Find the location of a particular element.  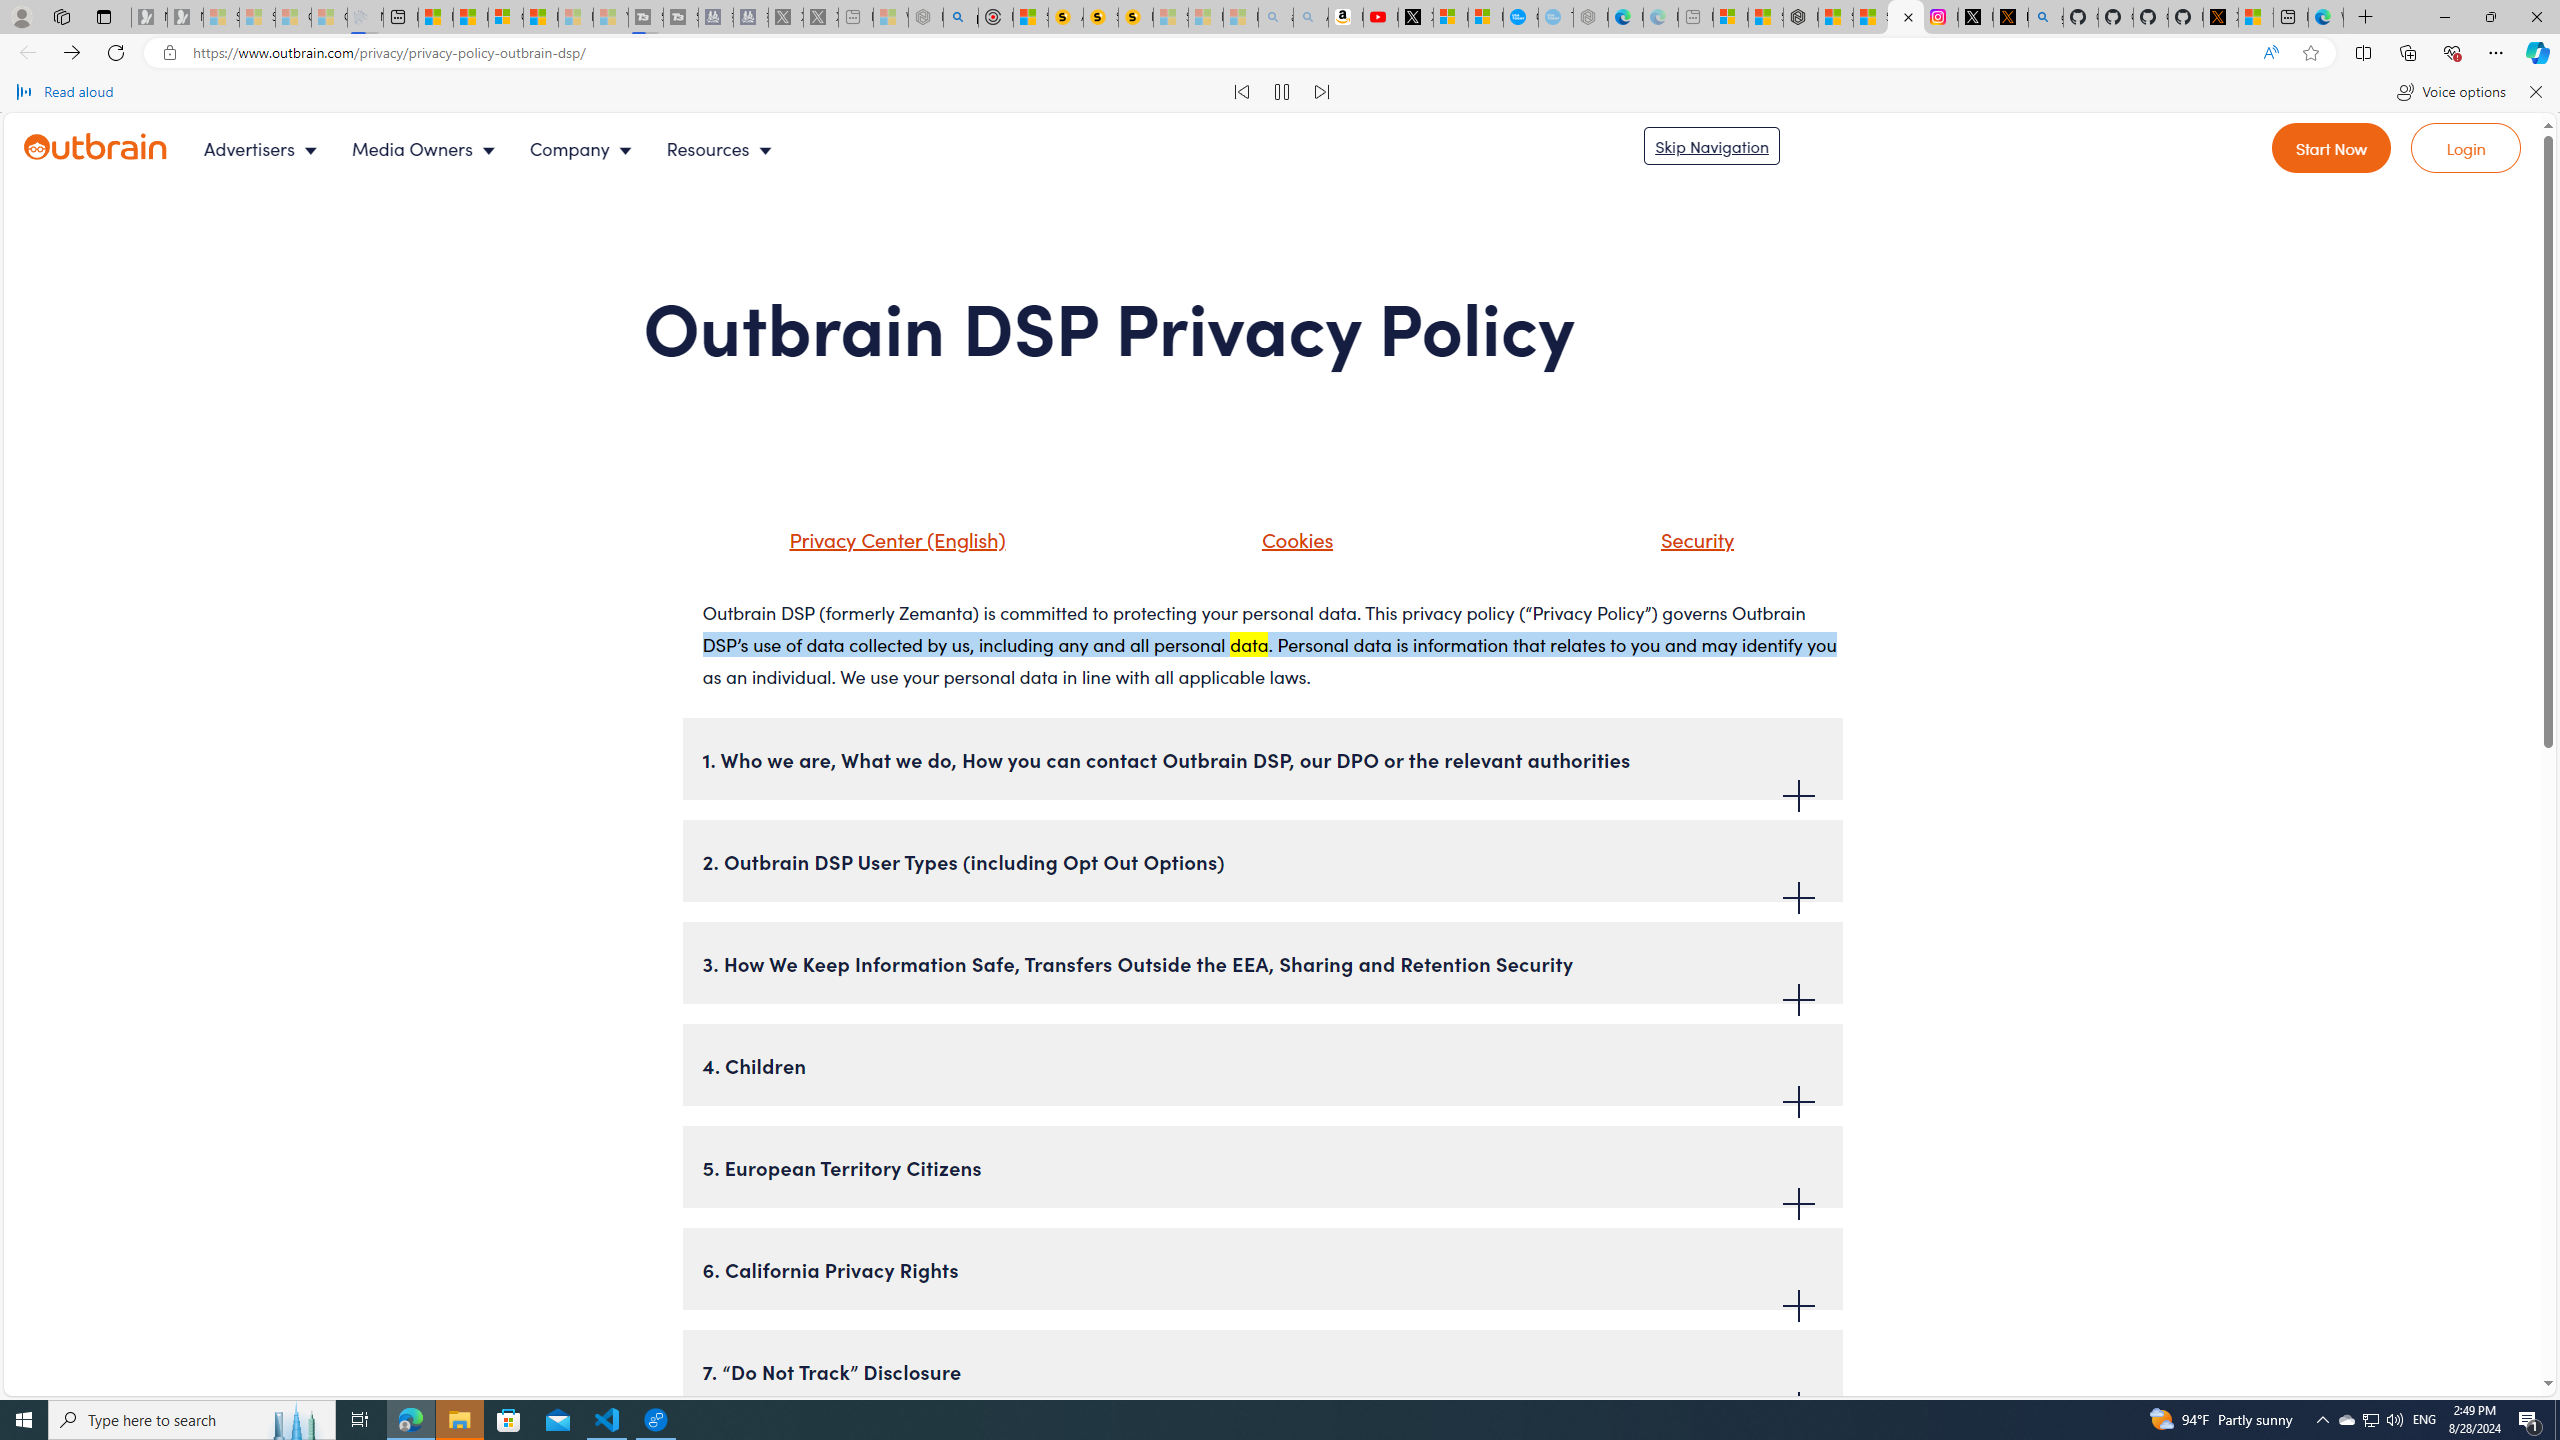

'Nordace - Nordace has arrived Hong Kong - Sleeping' is located at coordinates (1590, 16).